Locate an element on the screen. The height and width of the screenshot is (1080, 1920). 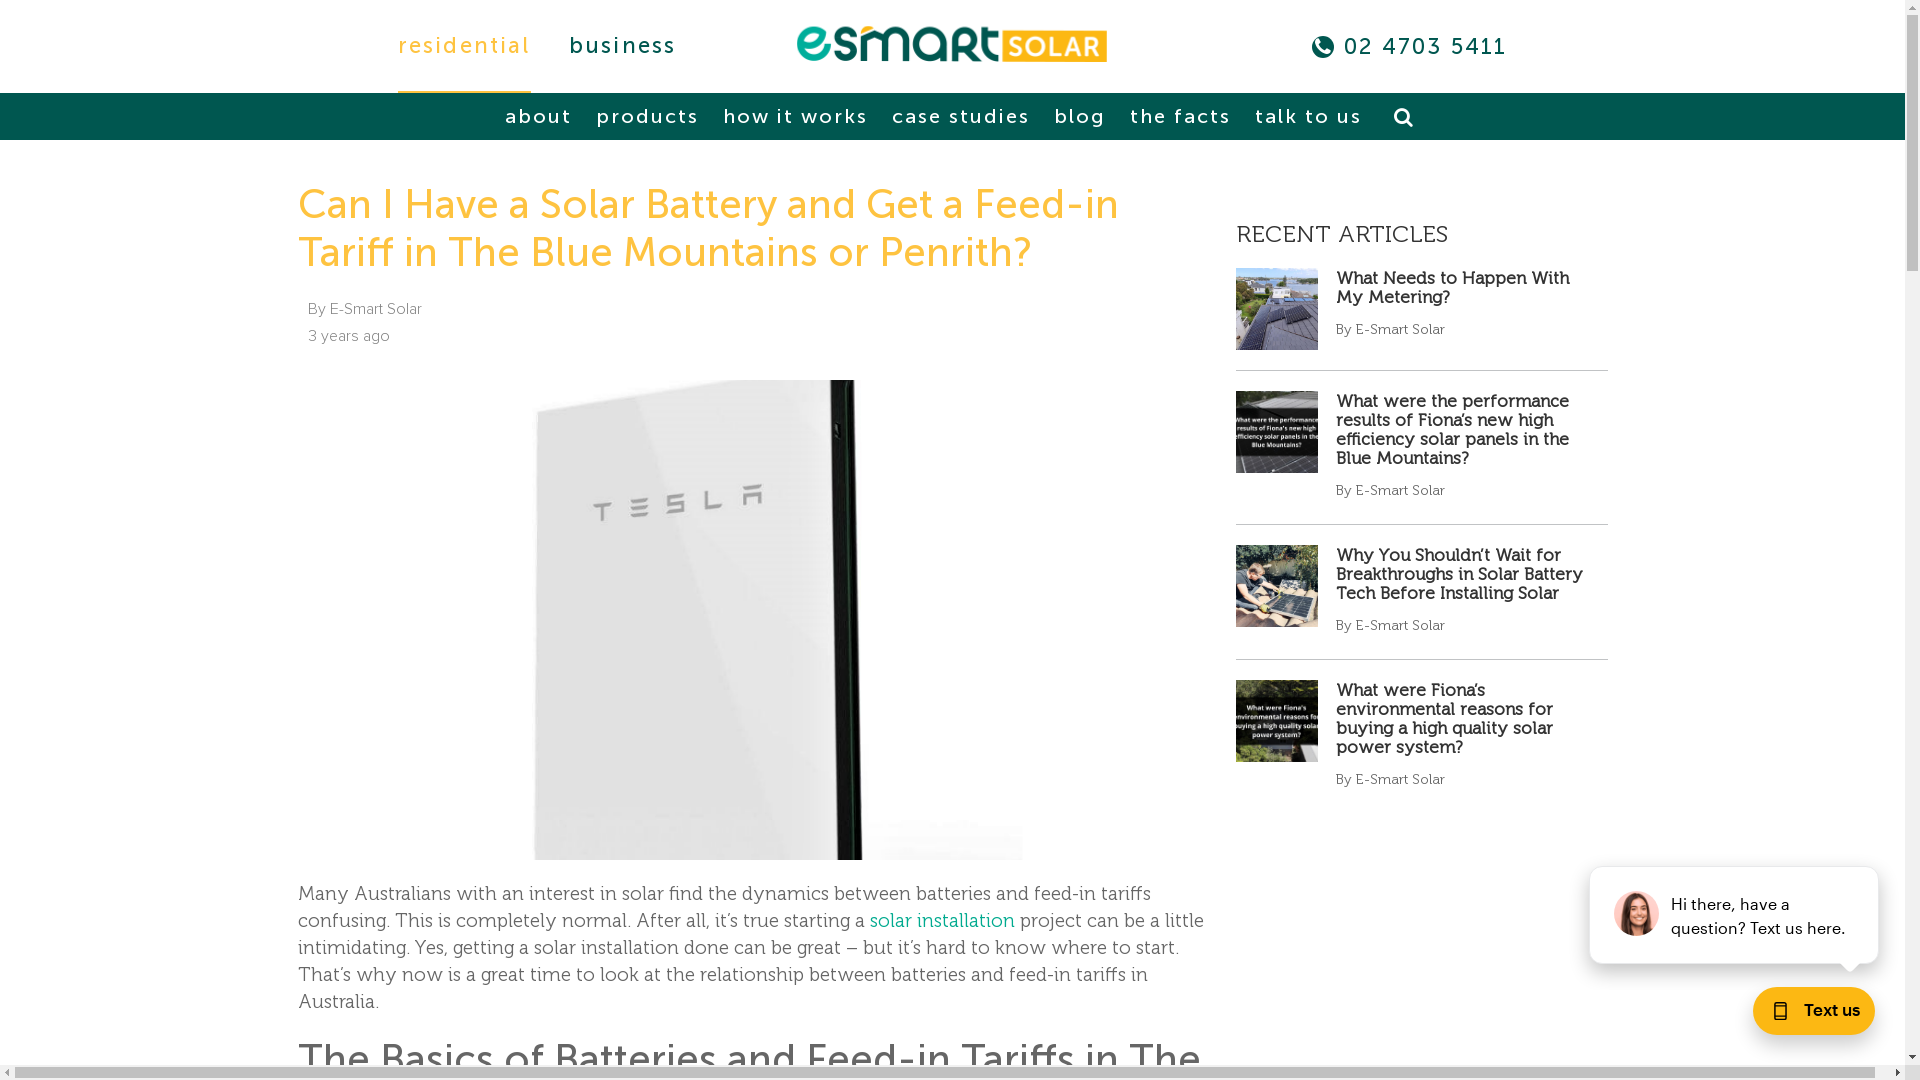
'podium webchat widget prompt' is located at coordinates (1733, 914).